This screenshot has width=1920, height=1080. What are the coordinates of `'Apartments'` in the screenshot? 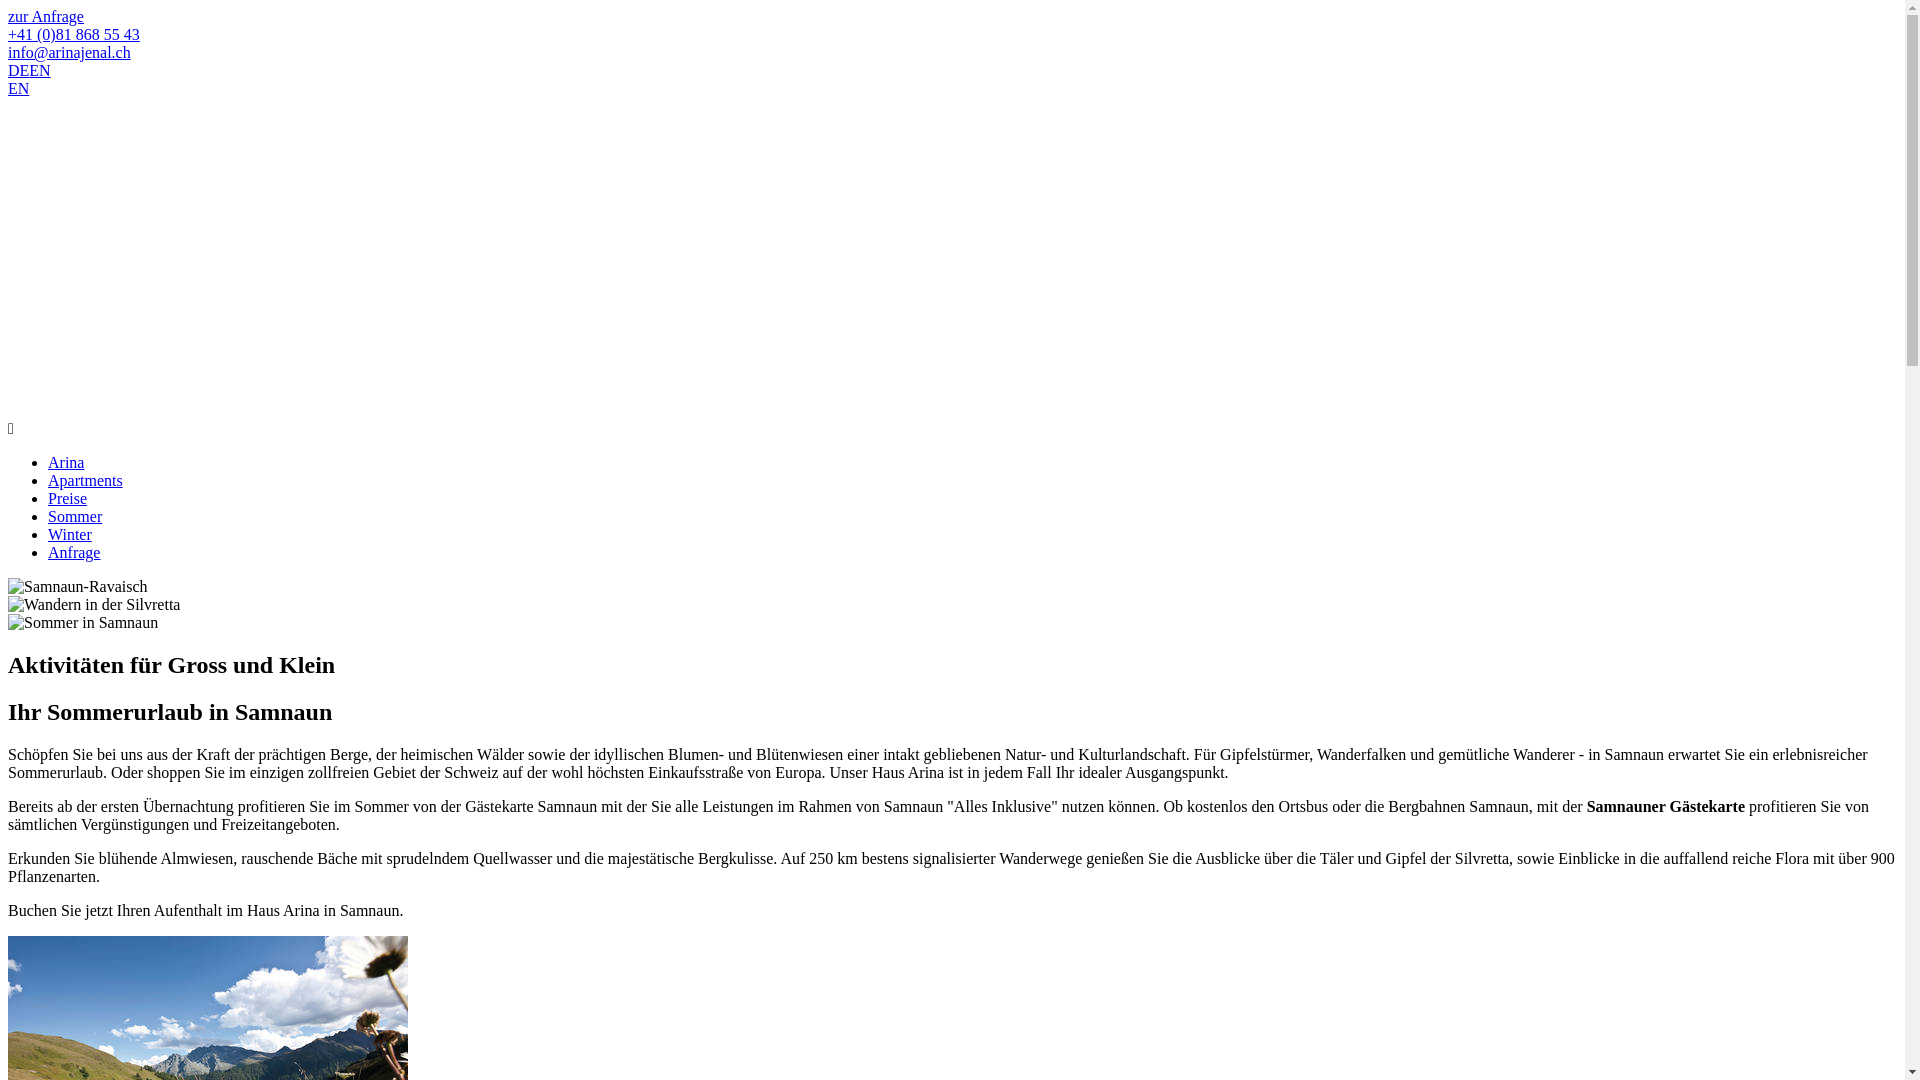 It's located at (84, 480).